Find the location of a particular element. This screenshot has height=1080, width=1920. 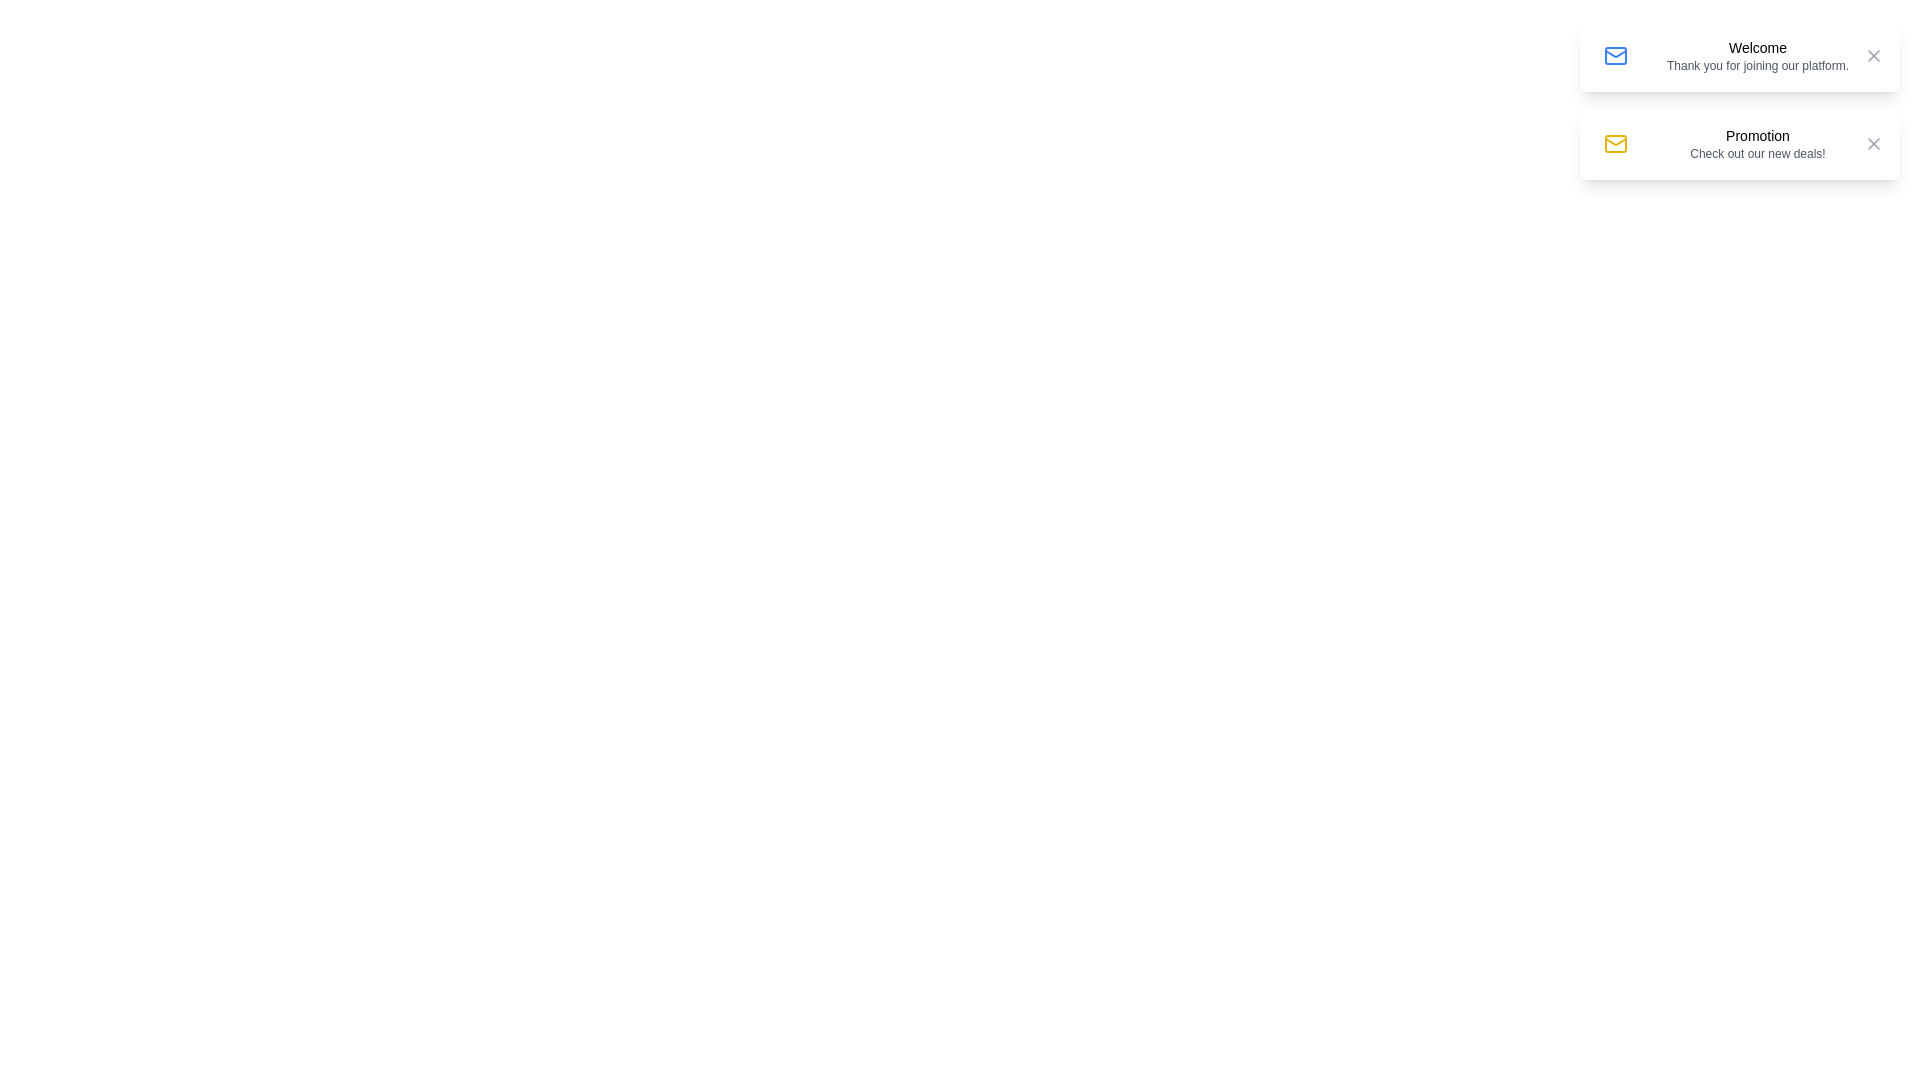

the SVG line that forms part of the 'X' close button in the top-right corner of the 'Welcome' notification card is located at coordinates (1872, 55).